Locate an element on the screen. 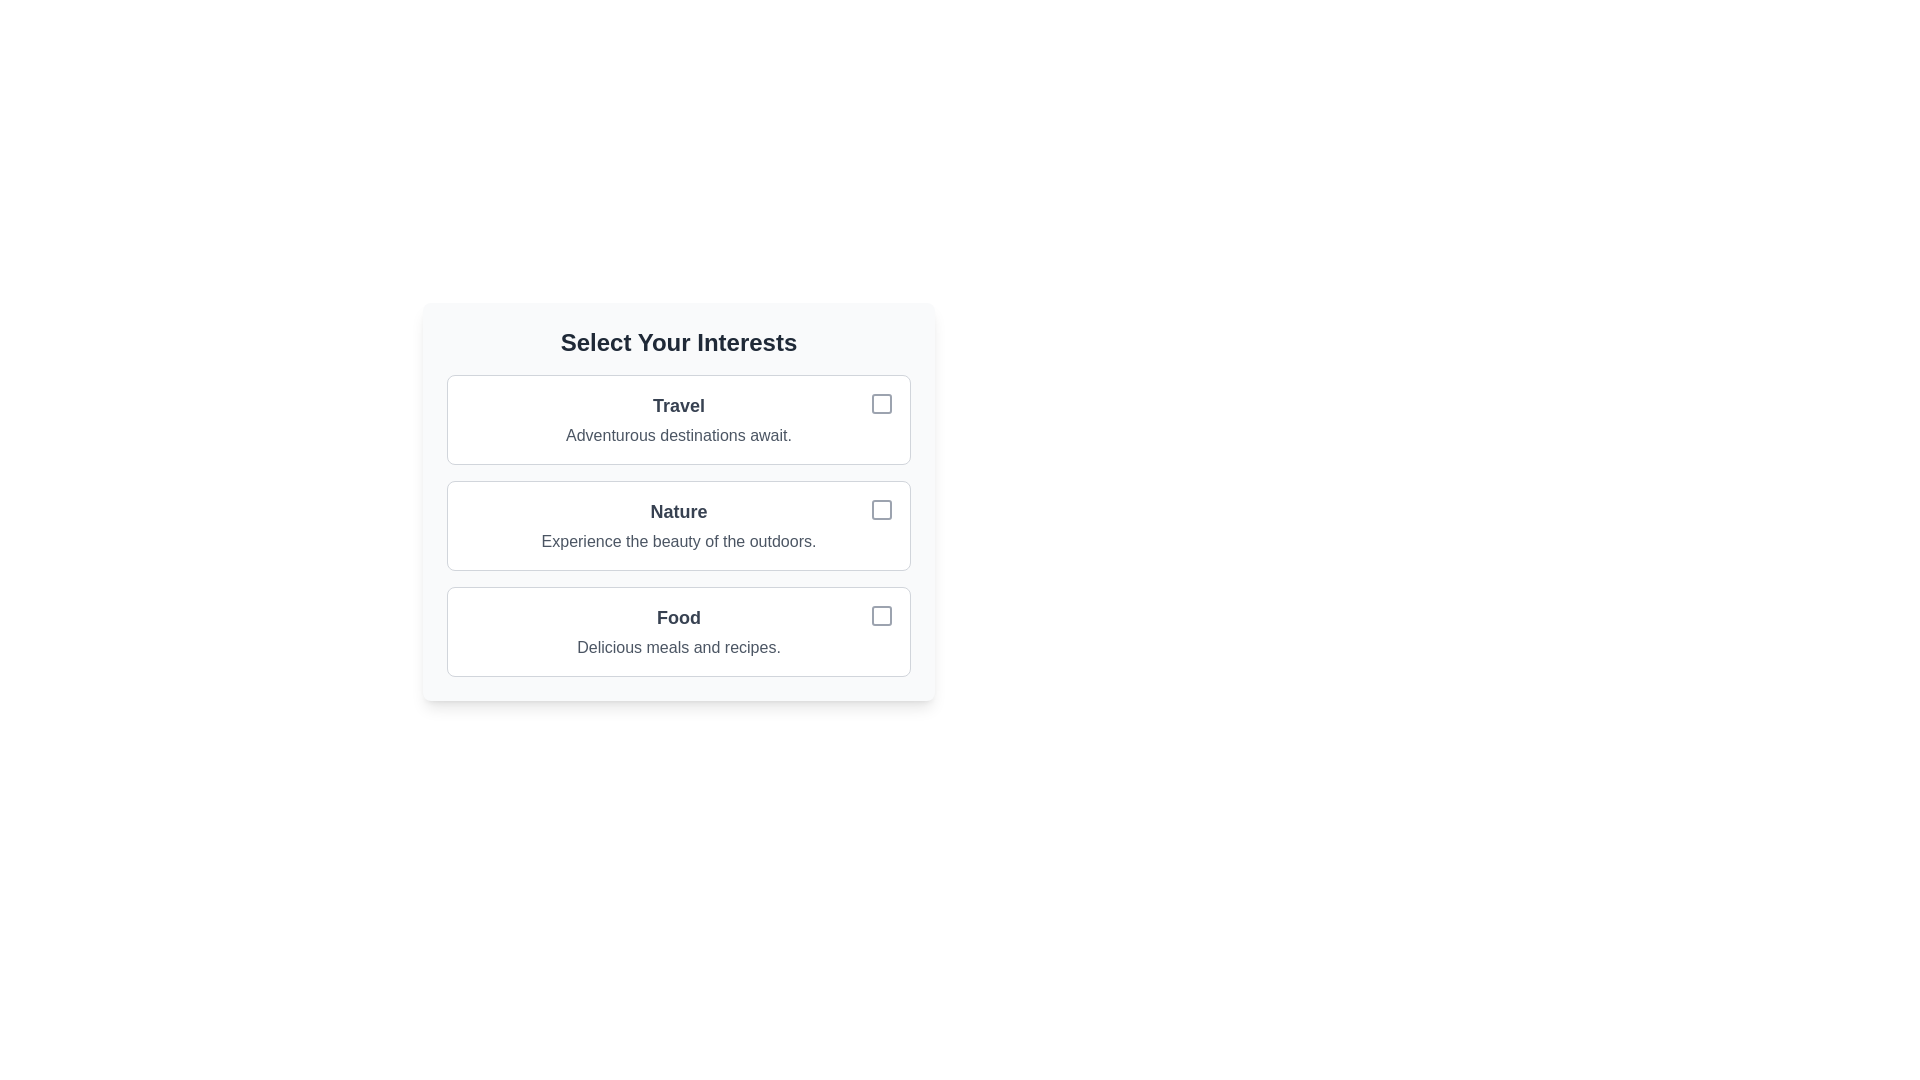  the checkbox adjacent to the text 'Nature' is located at coordinates (881, 508).